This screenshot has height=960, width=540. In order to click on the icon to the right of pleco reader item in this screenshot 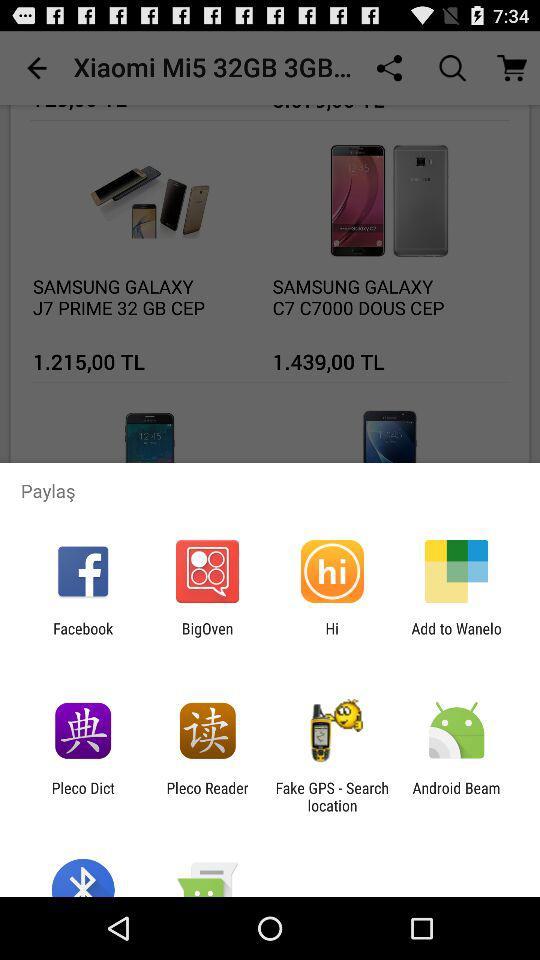, I will do `click(332, 796)`.